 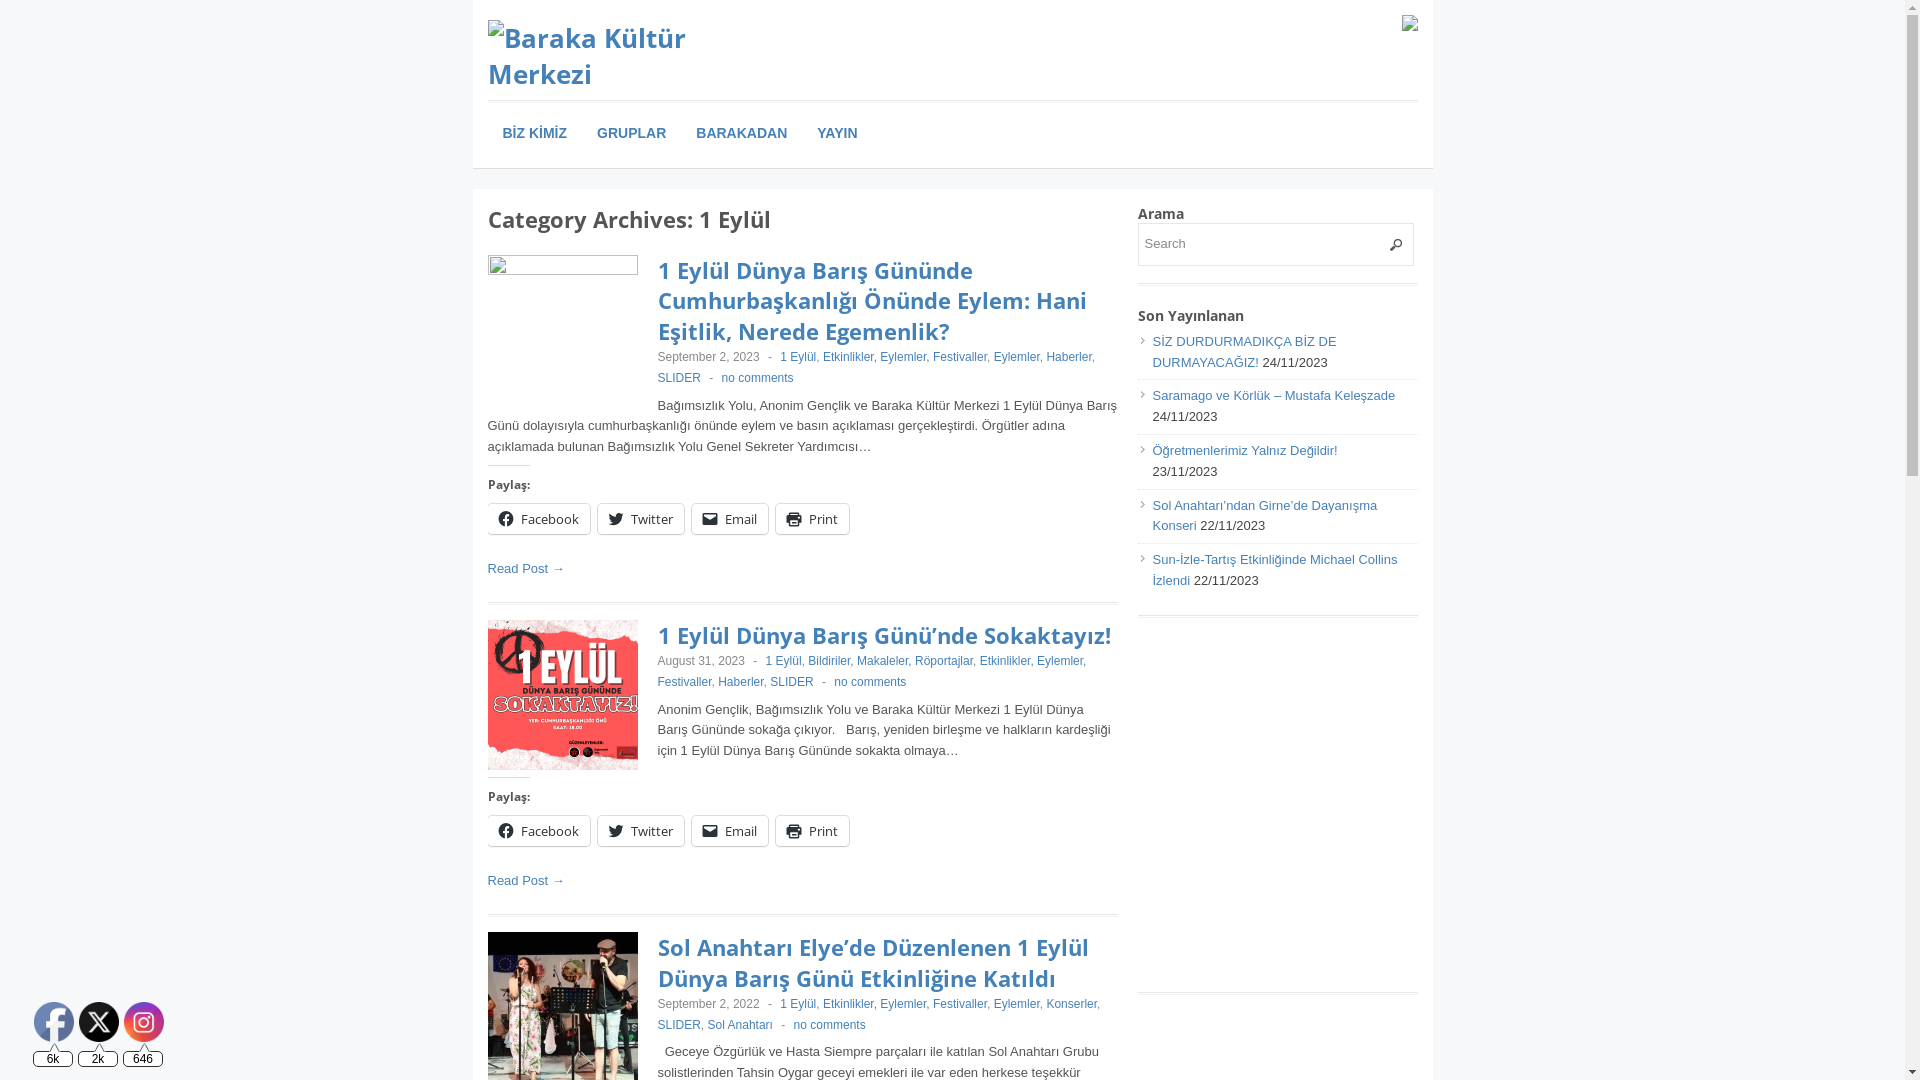 I want to click on 'GRUPLAR', so click(x=630, y=132).